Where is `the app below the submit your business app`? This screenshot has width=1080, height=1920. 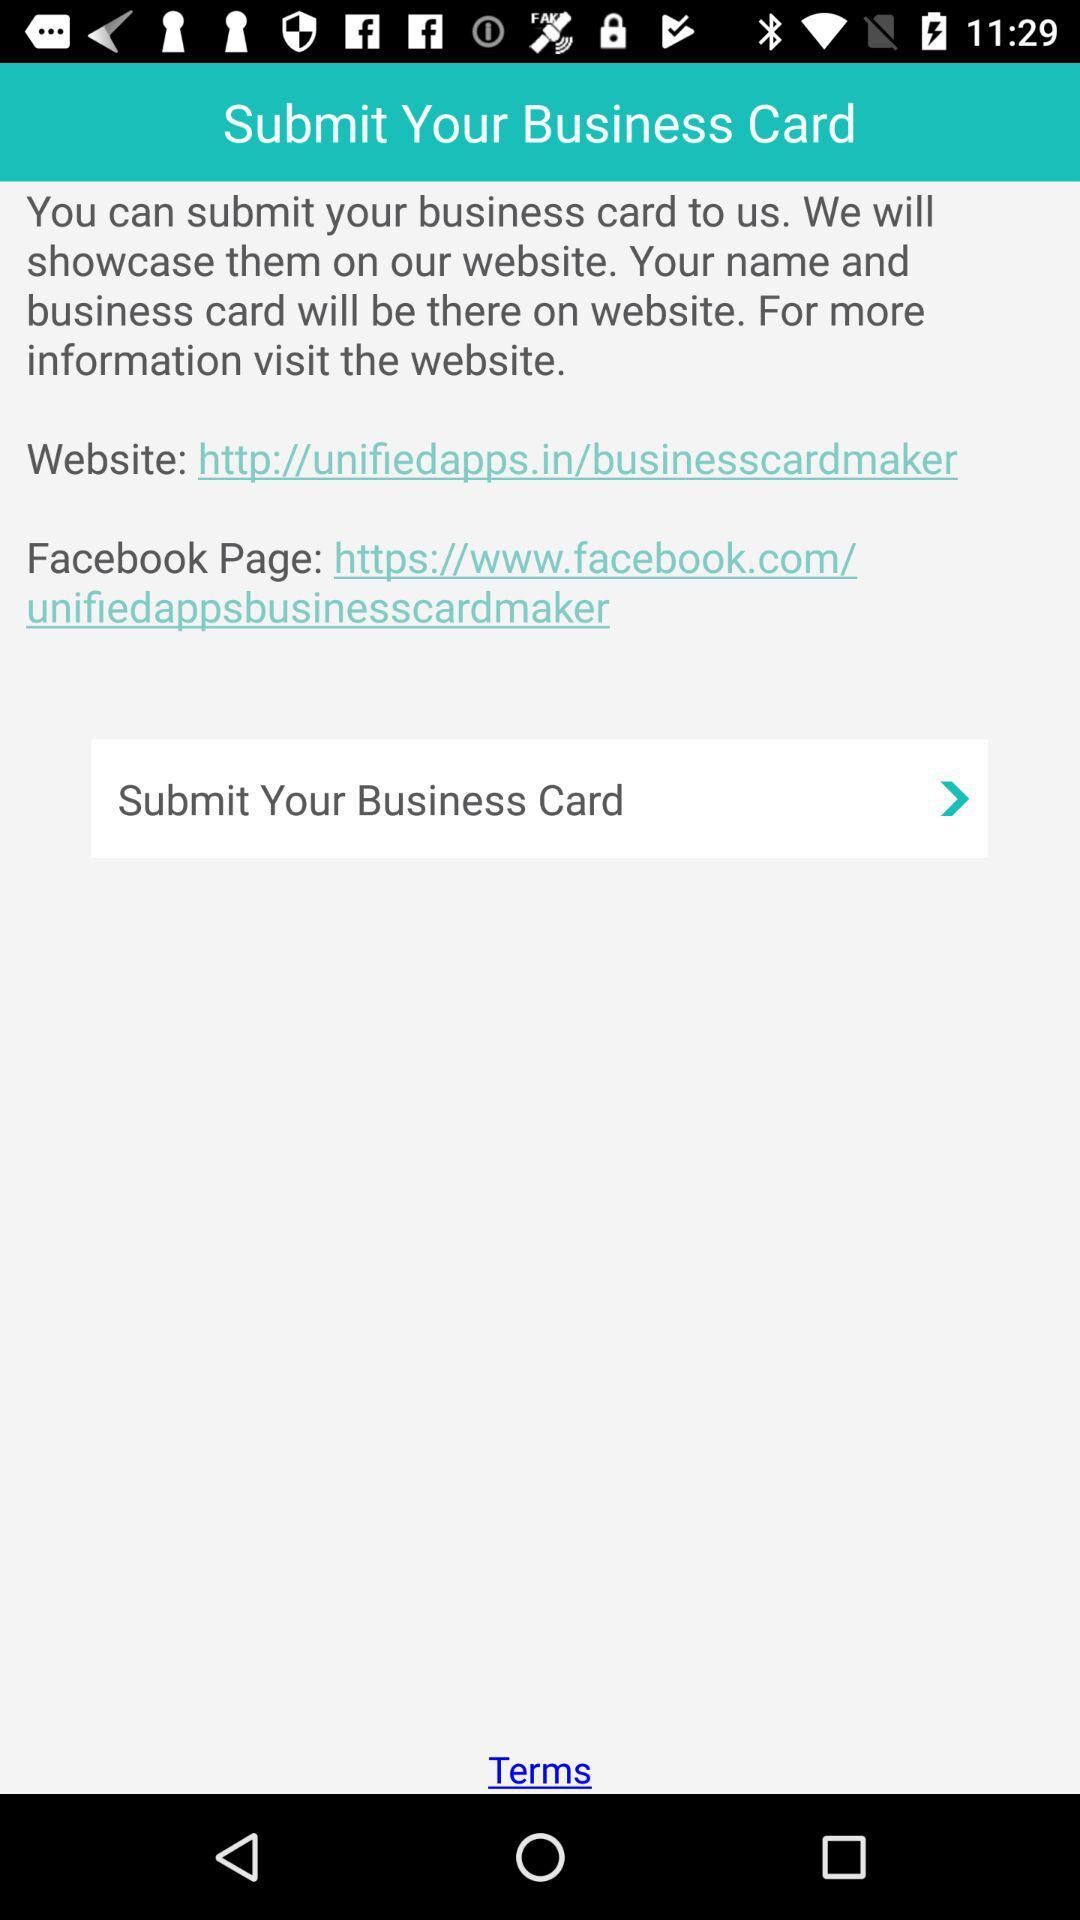 the app below the submit your business app is located at coordinates (540, 1769).